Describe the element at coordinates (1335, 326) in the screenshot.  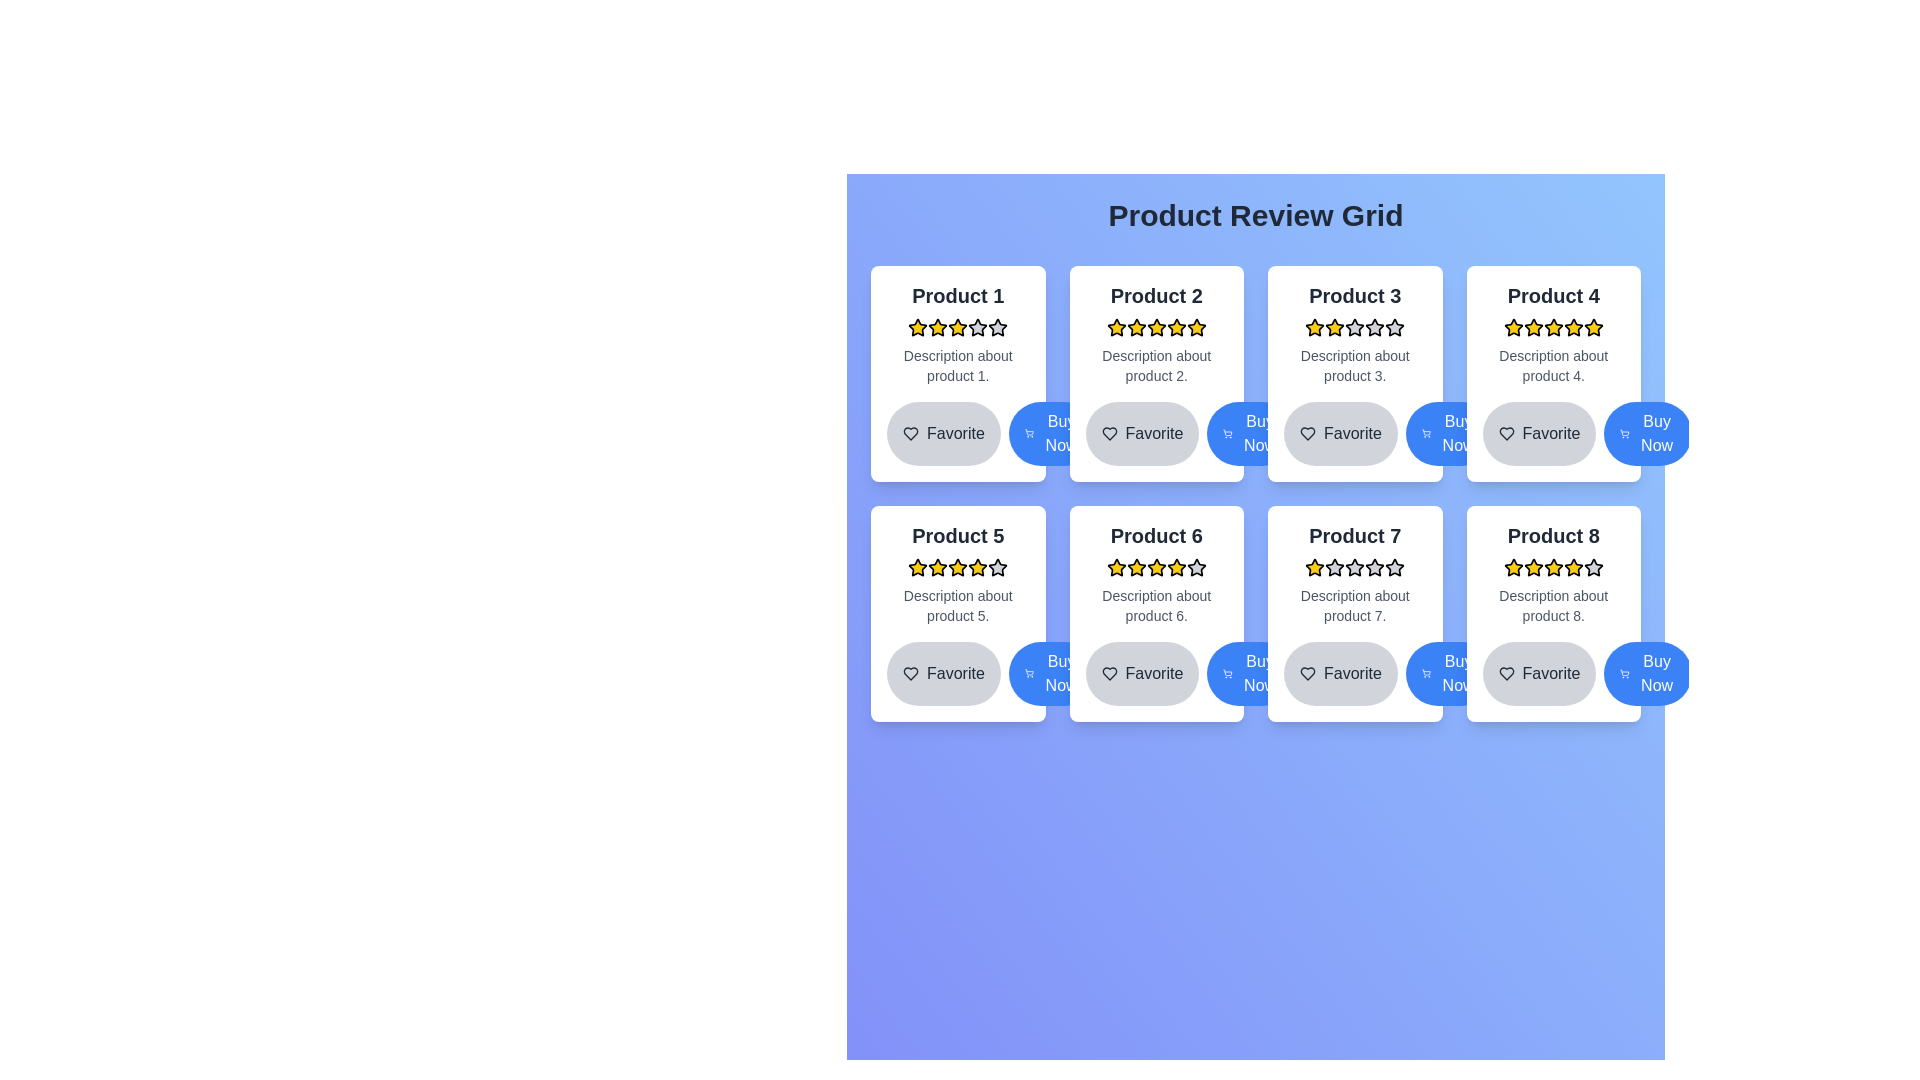
I see `the second star icon representing the rating for 'Product 3' located in the first row, third column of the product grid` at that location.